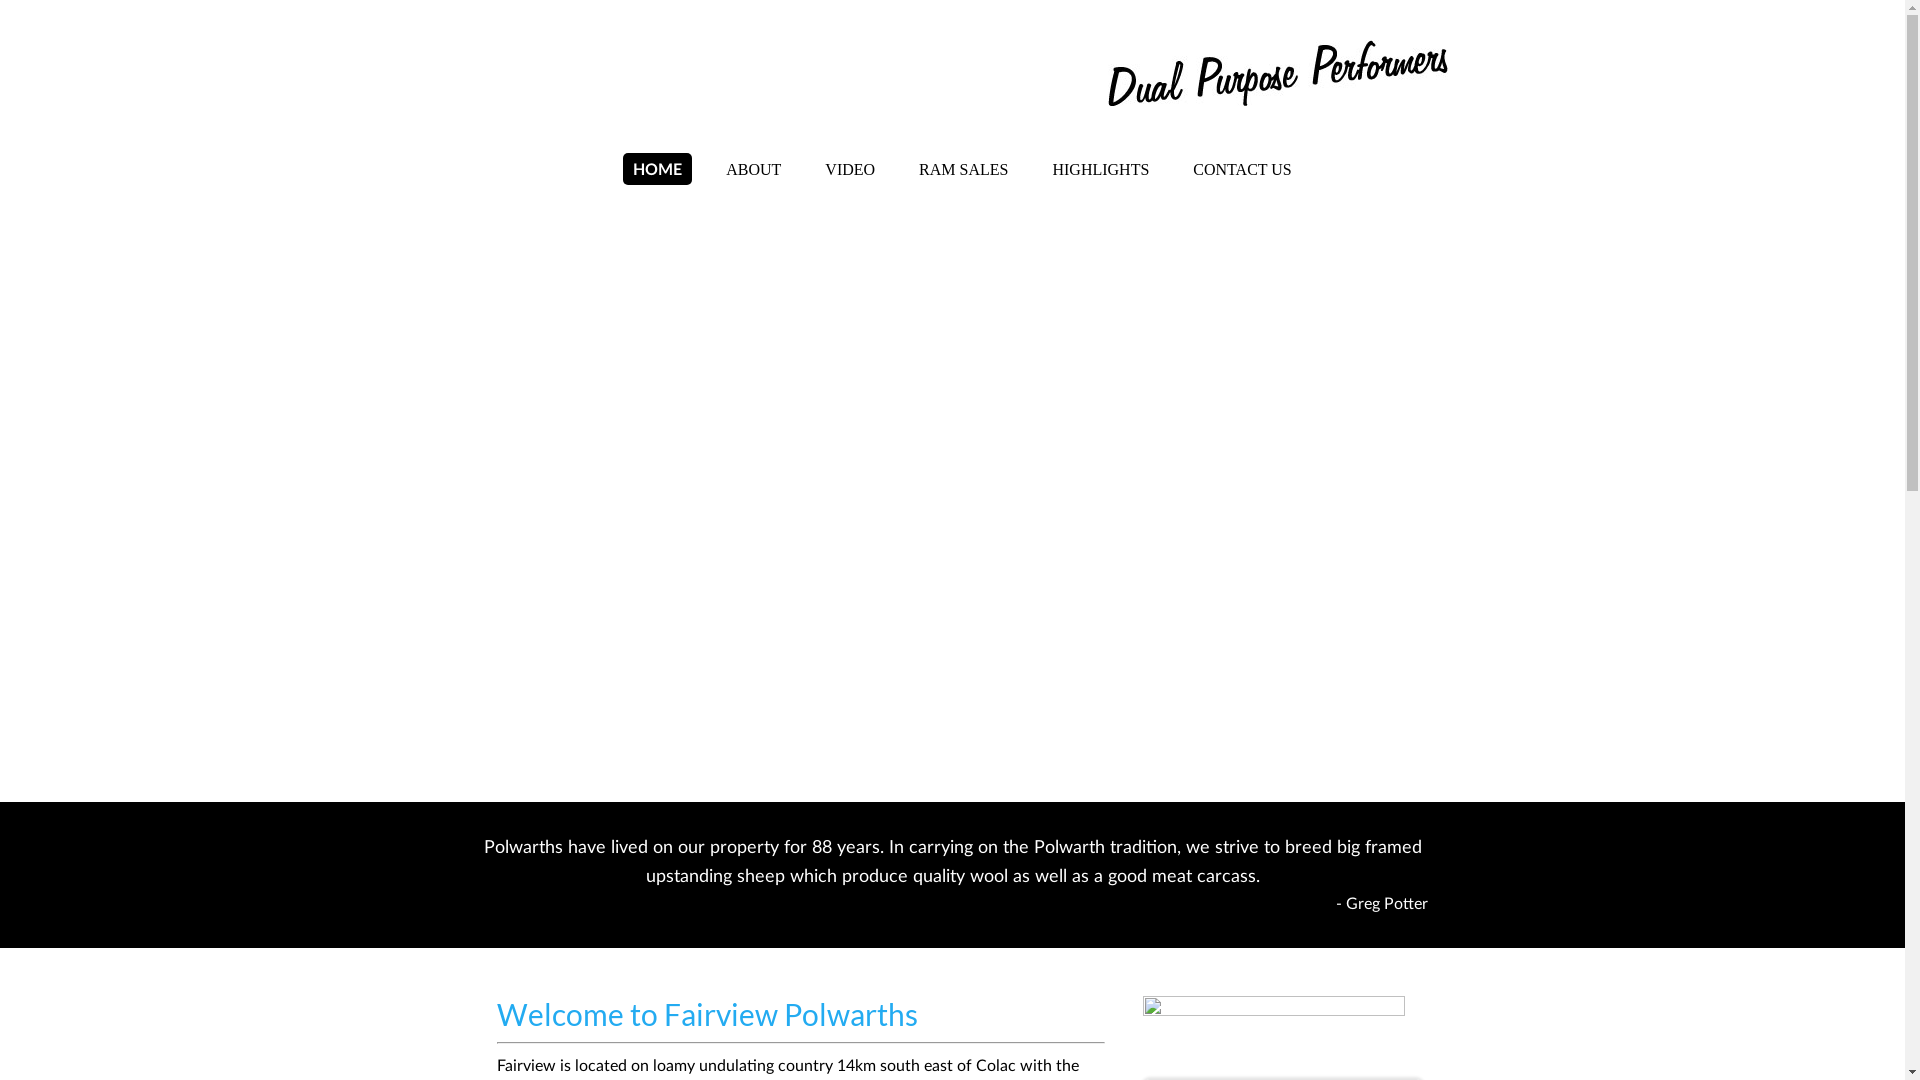 This screenshot has width=1920, height=1080. What do you see at coordinates (622, 168) in the screenshot?
I see `'HOME'` at bounding box center [622, 168].